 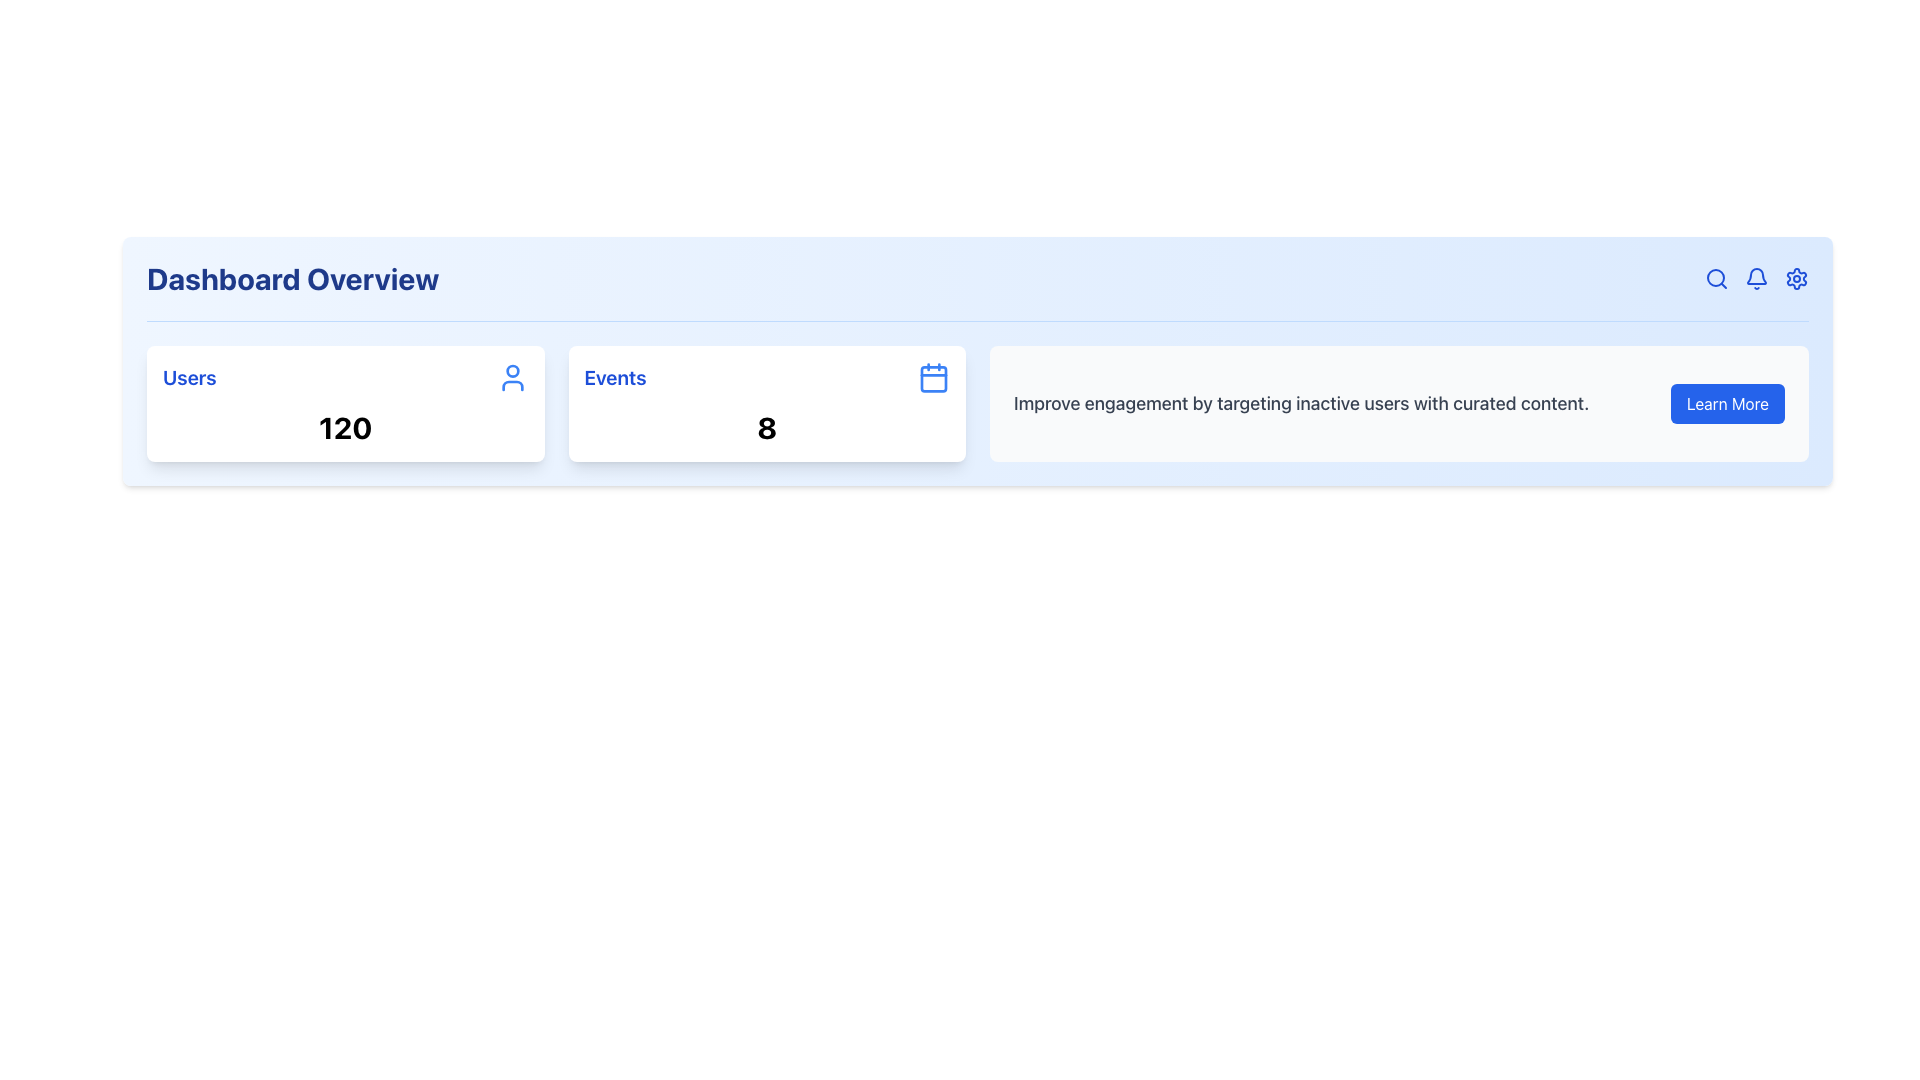 What do you see at coordinates (1755, 276) in the screenshot?
I see `the blue stroke of the bell icon's interior curve located in the top-right corner of the header section` at bounding box center [1755, 276].